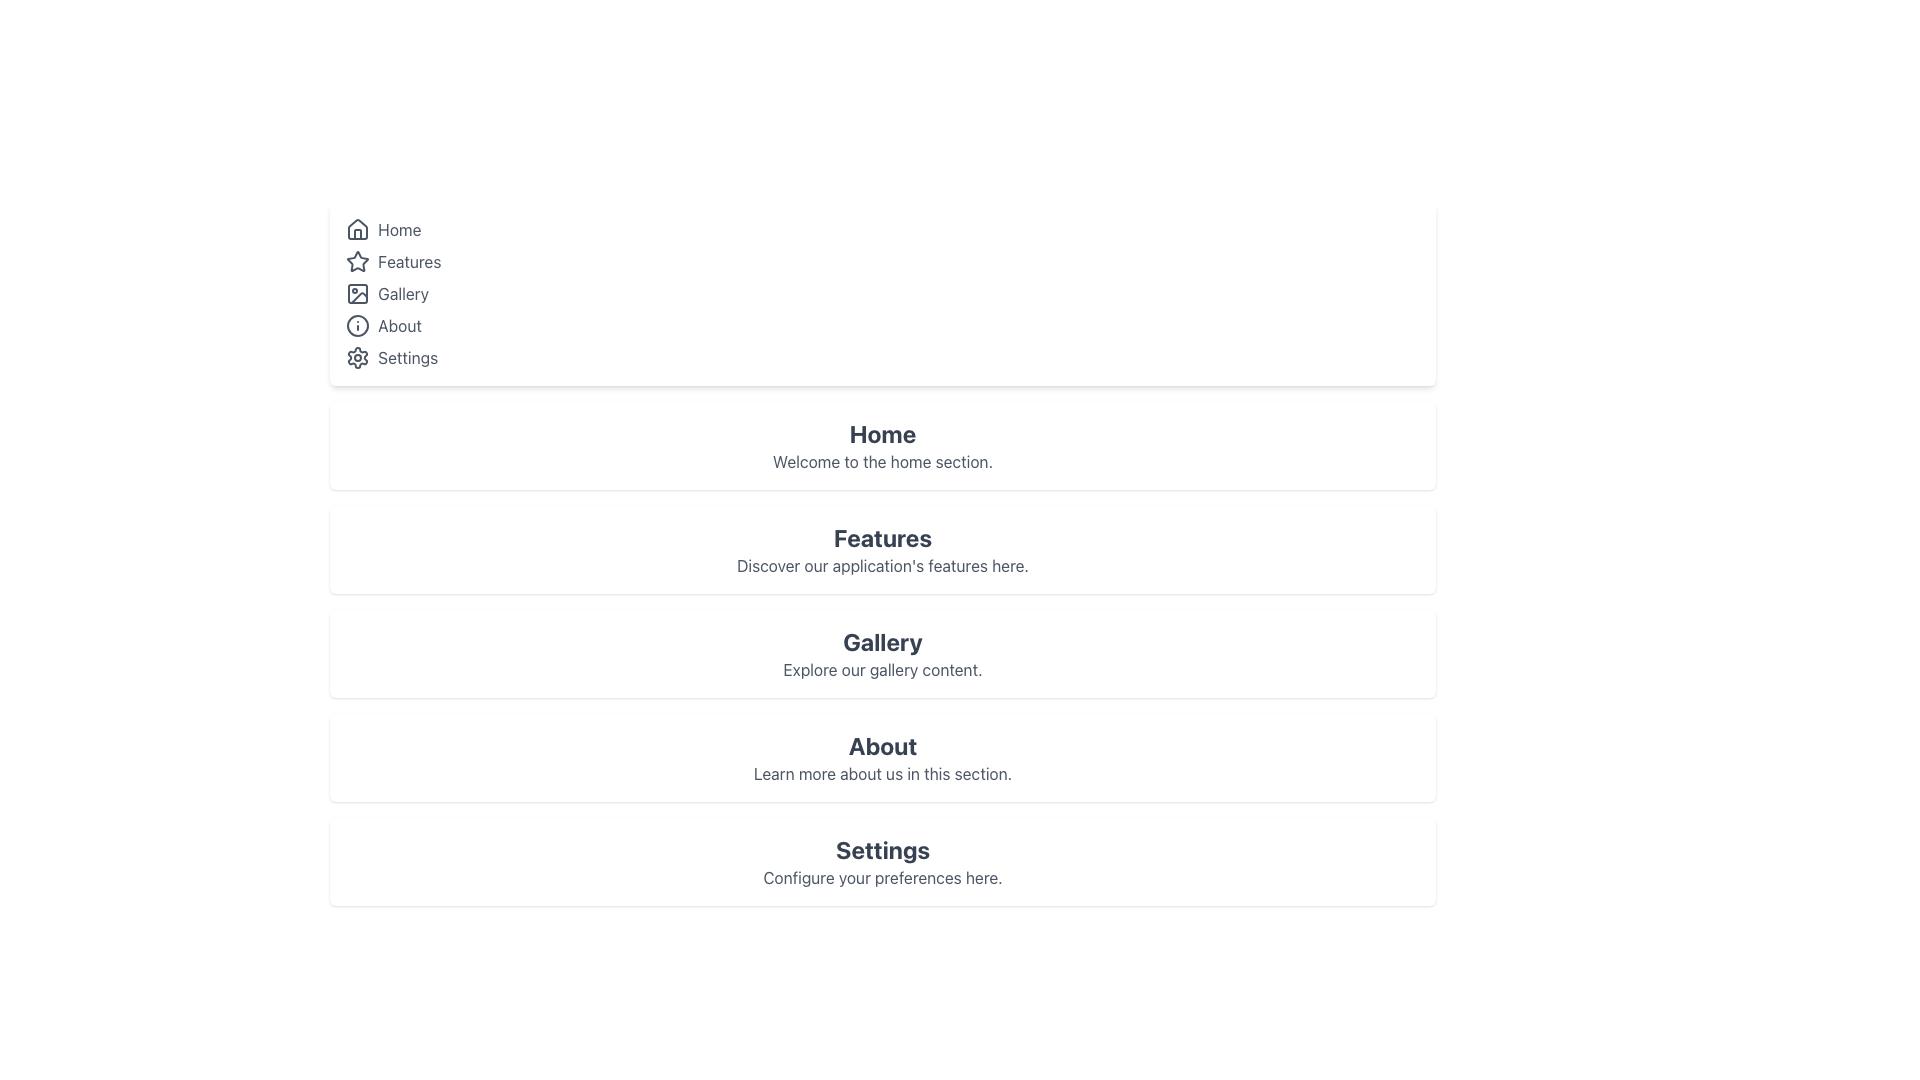 Image resolution: width=1920 pixels, height=1080 pixels. Describe the element at coordinates (882, 462) in the screenshot. I see `the text label displaying 'Welcome to the home section.' which is styled in gray and positioned below the title 'Home'` at that location.